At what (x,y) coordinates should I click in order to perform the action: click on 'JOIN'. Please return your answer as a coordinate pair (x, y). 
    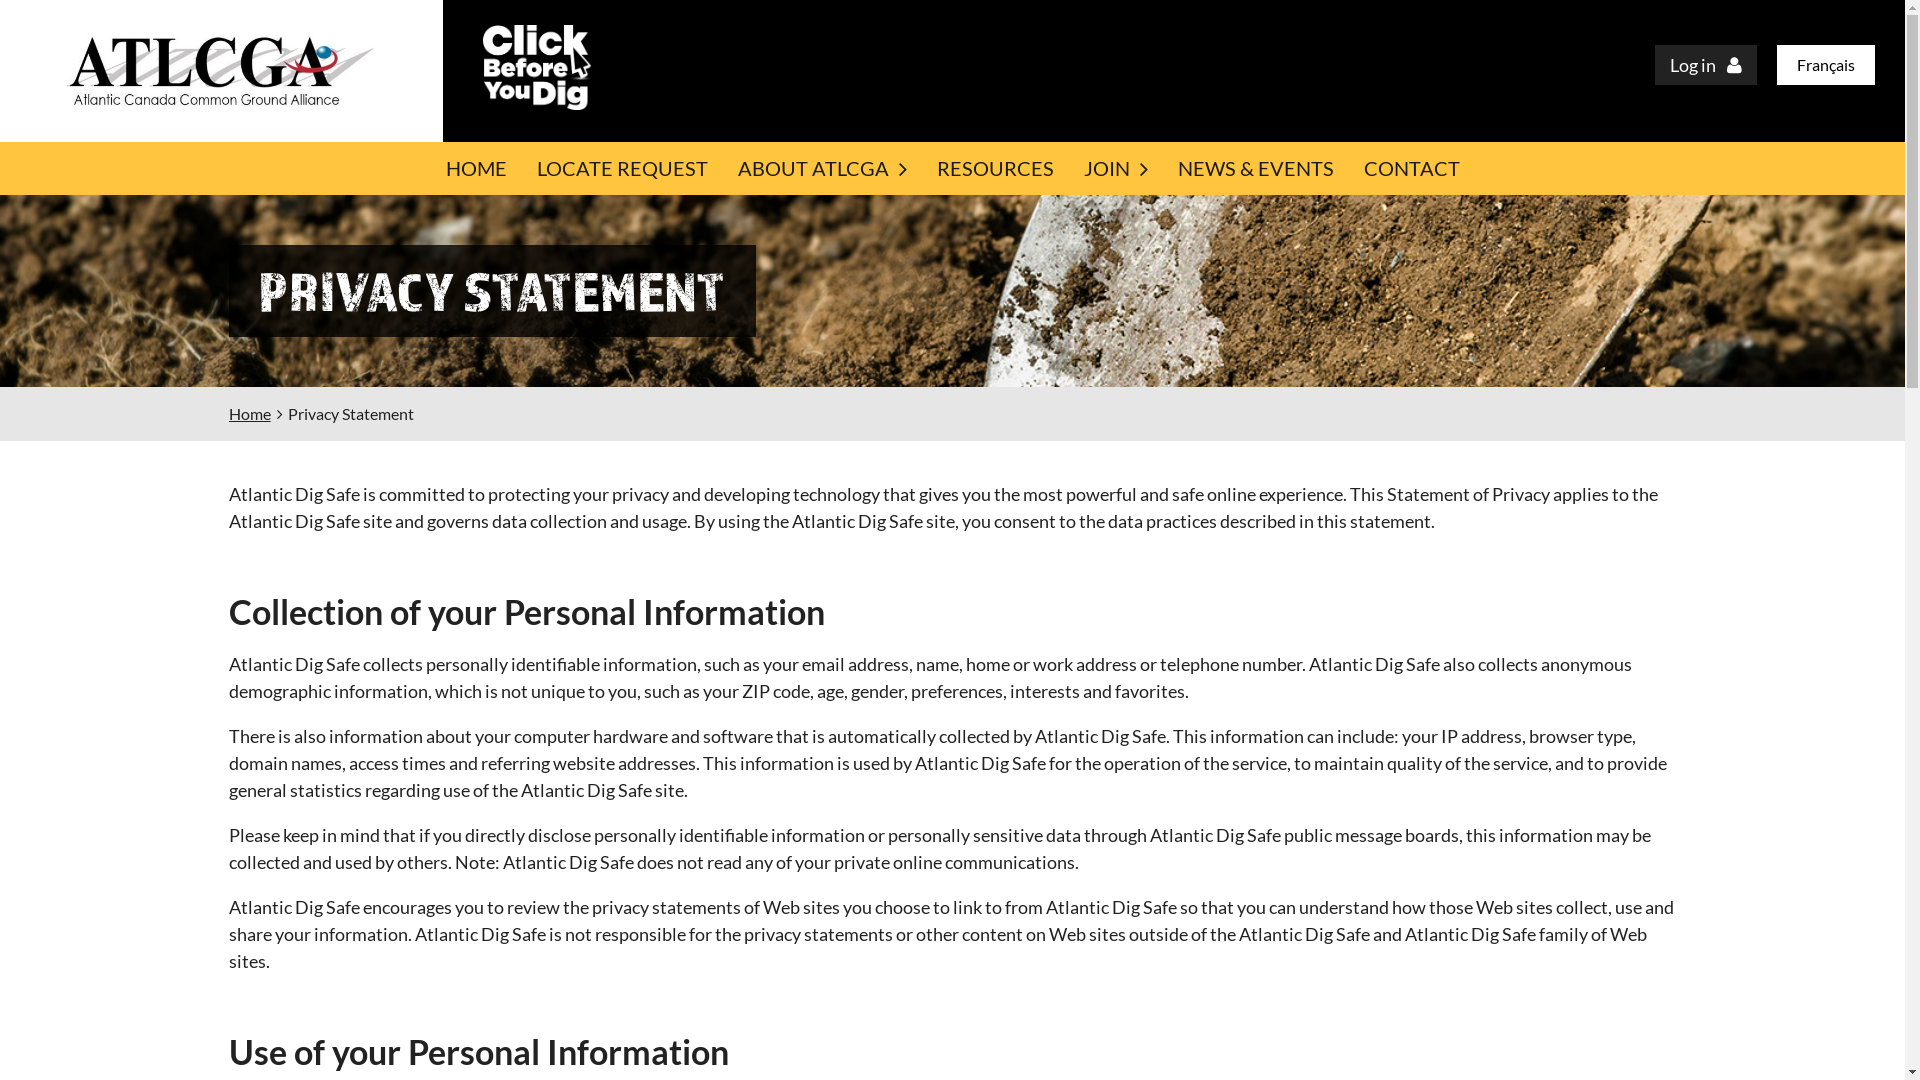
    Looking at the image, I should click on (1113, 167).